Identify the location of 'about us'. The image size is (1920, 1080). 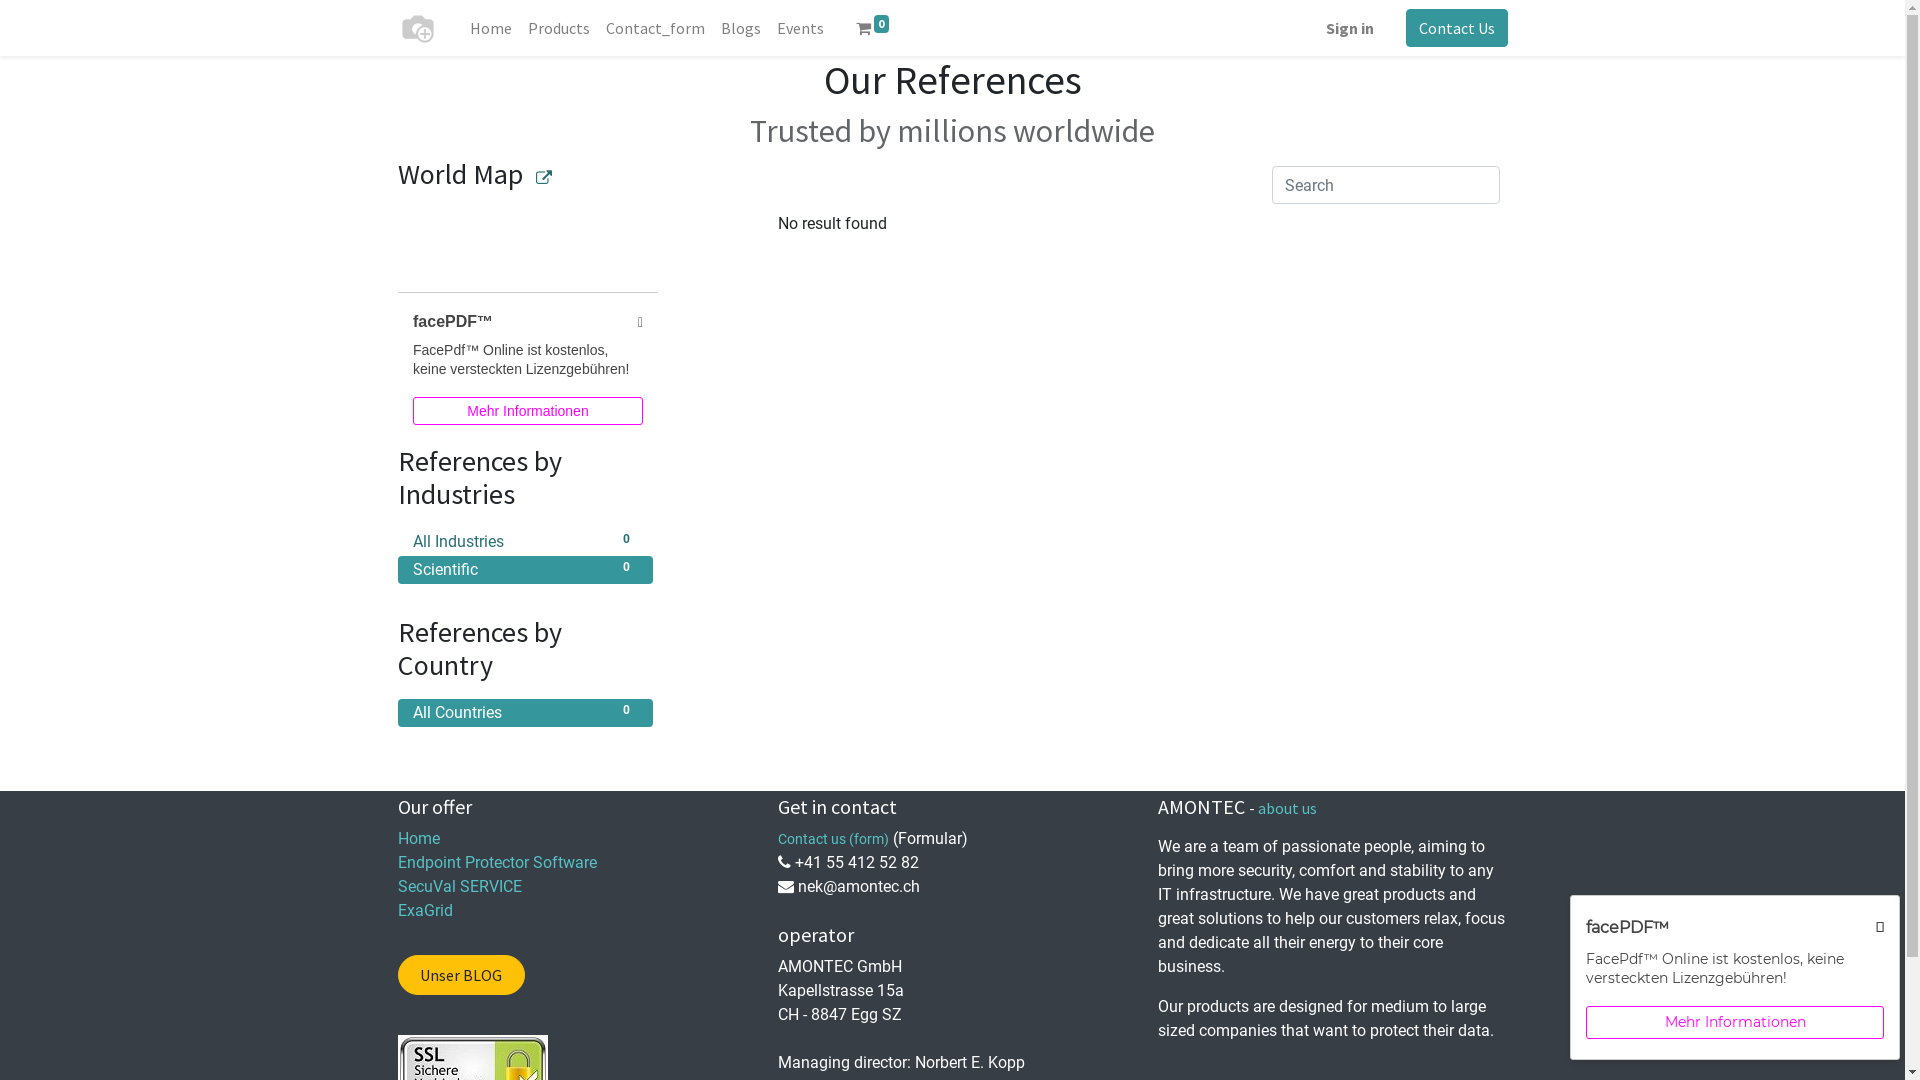
(1256, 806).